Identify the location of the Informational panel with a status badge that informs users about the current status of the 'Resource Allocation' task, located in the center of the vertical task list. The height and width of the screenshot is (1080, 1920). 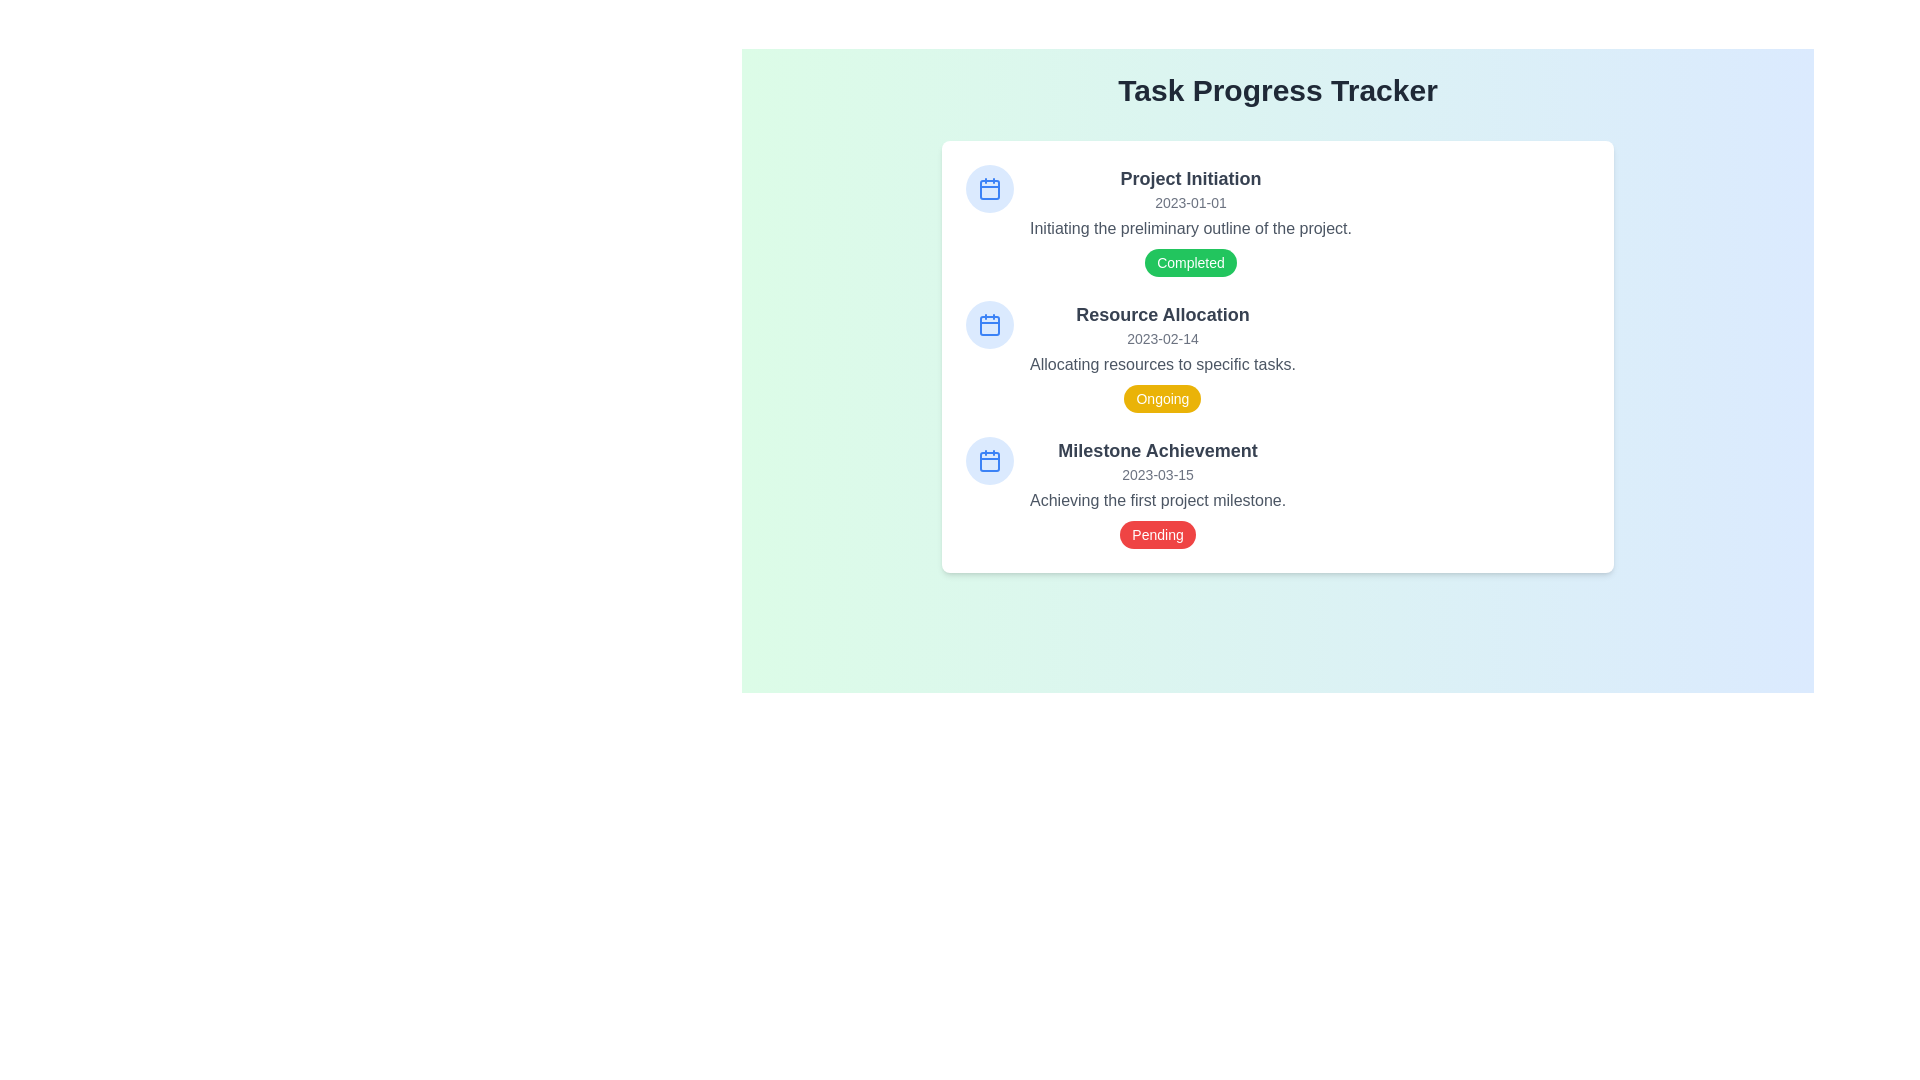
(1162, 356).